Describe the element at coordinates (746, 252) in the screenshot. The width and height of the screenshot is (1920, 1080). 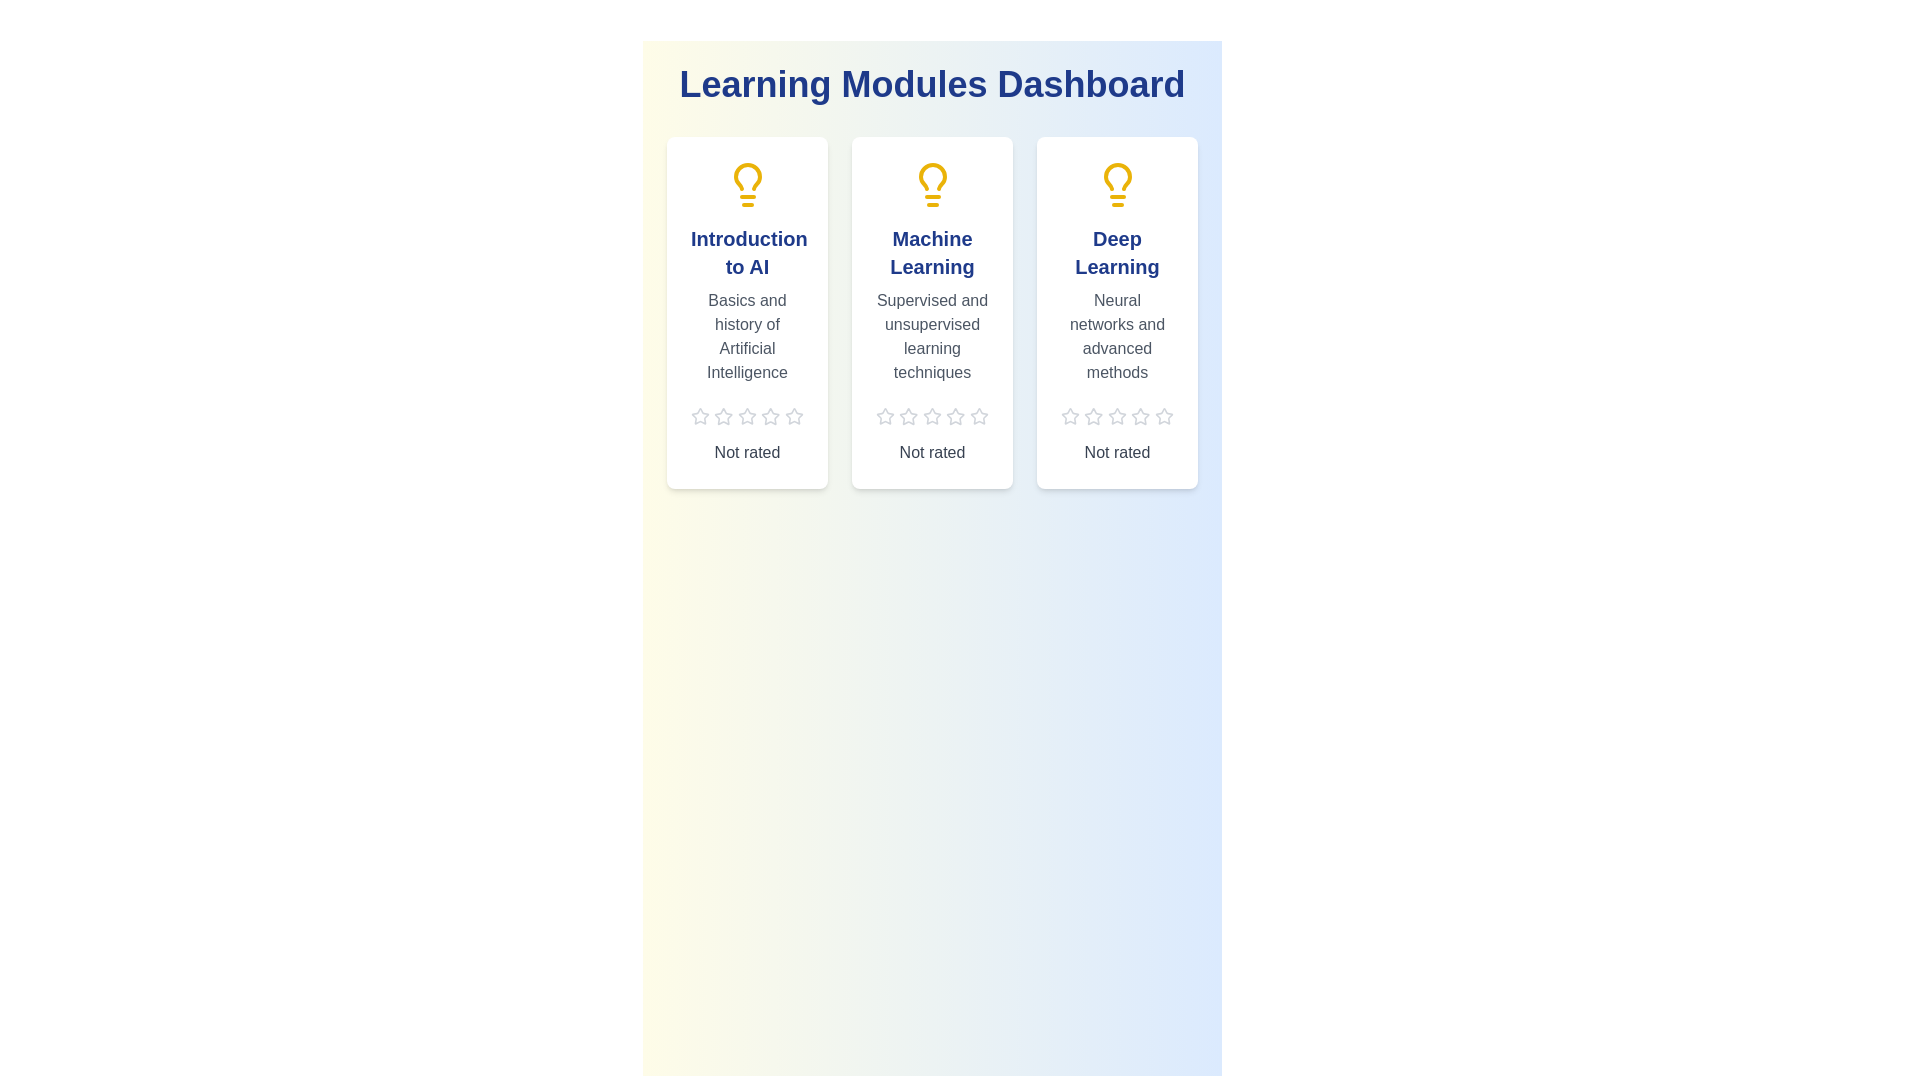
I see `the title or description of the module to view its details` at that location.